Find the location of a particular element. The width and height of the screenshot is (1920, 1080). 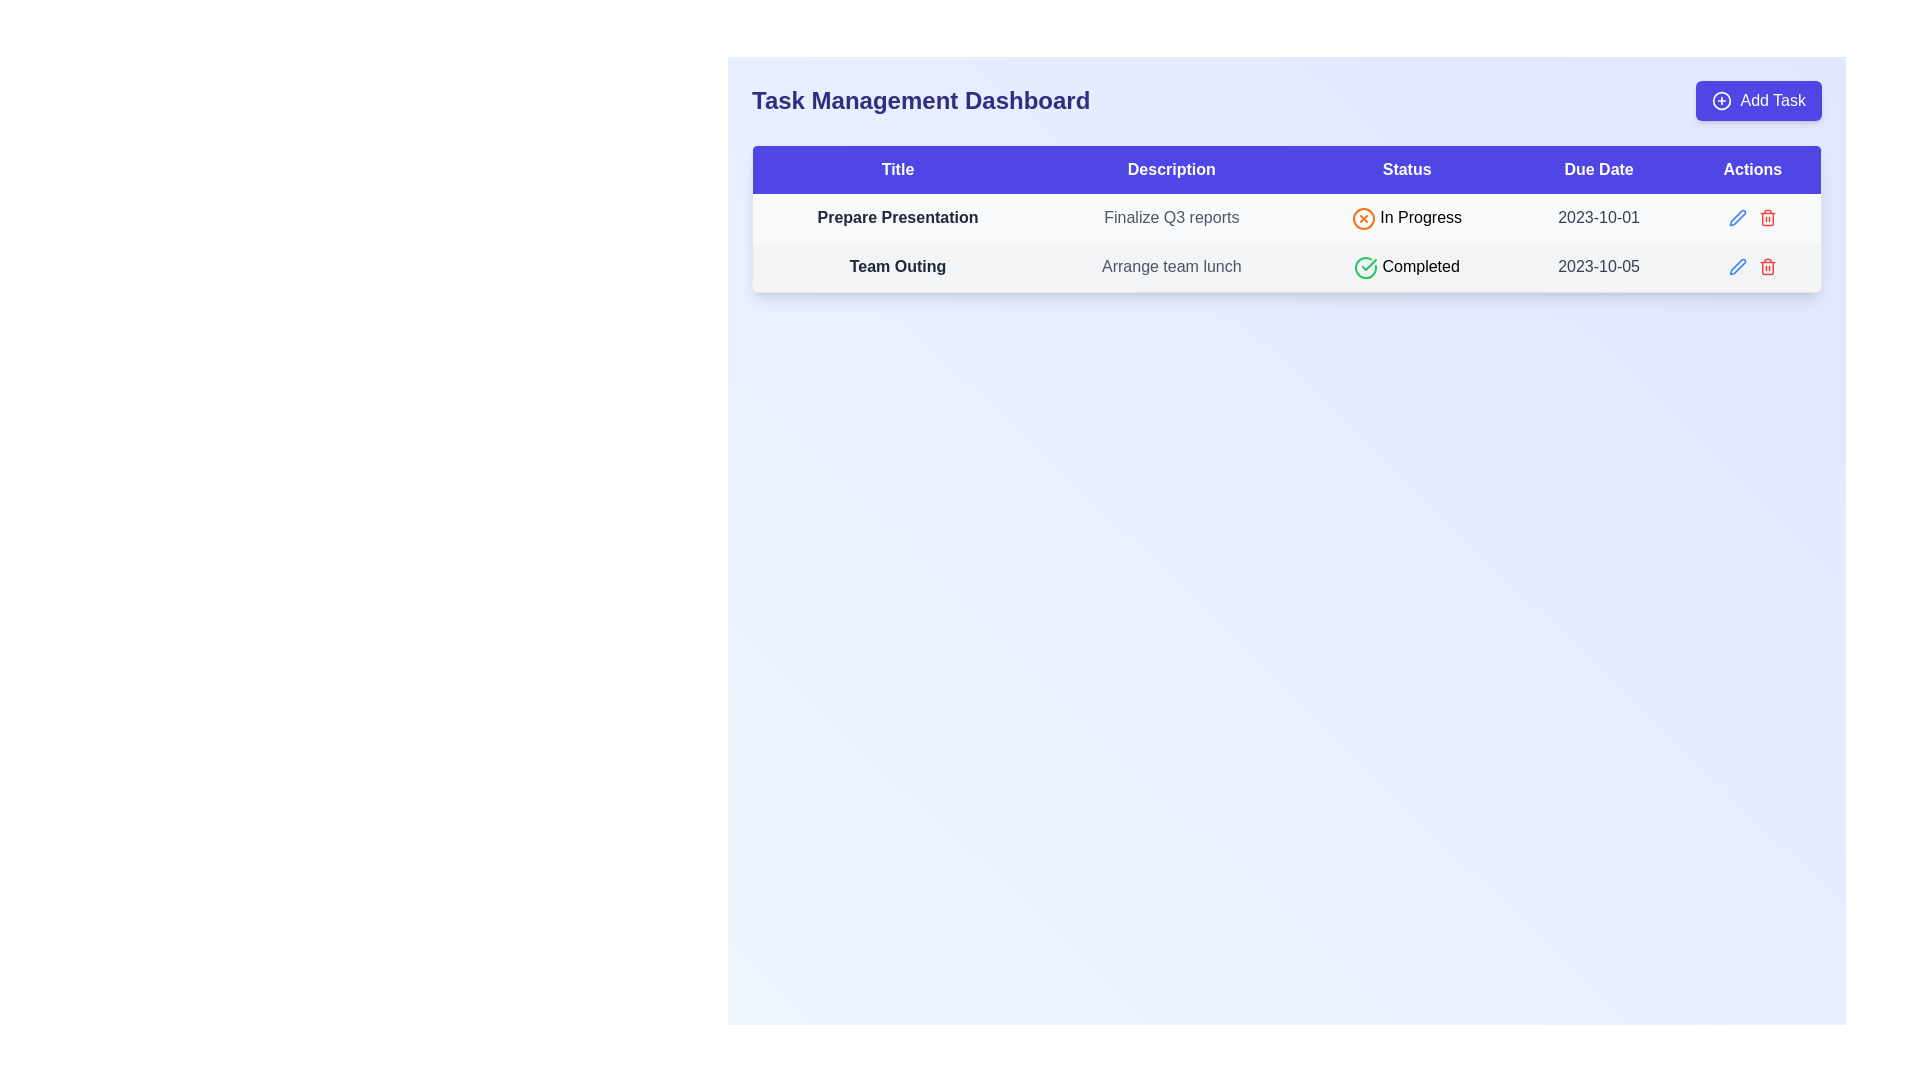

the static text display showing the date '2023-10-01' in the 'Due Date' column of the data table is located at coordinates (1598, 218).